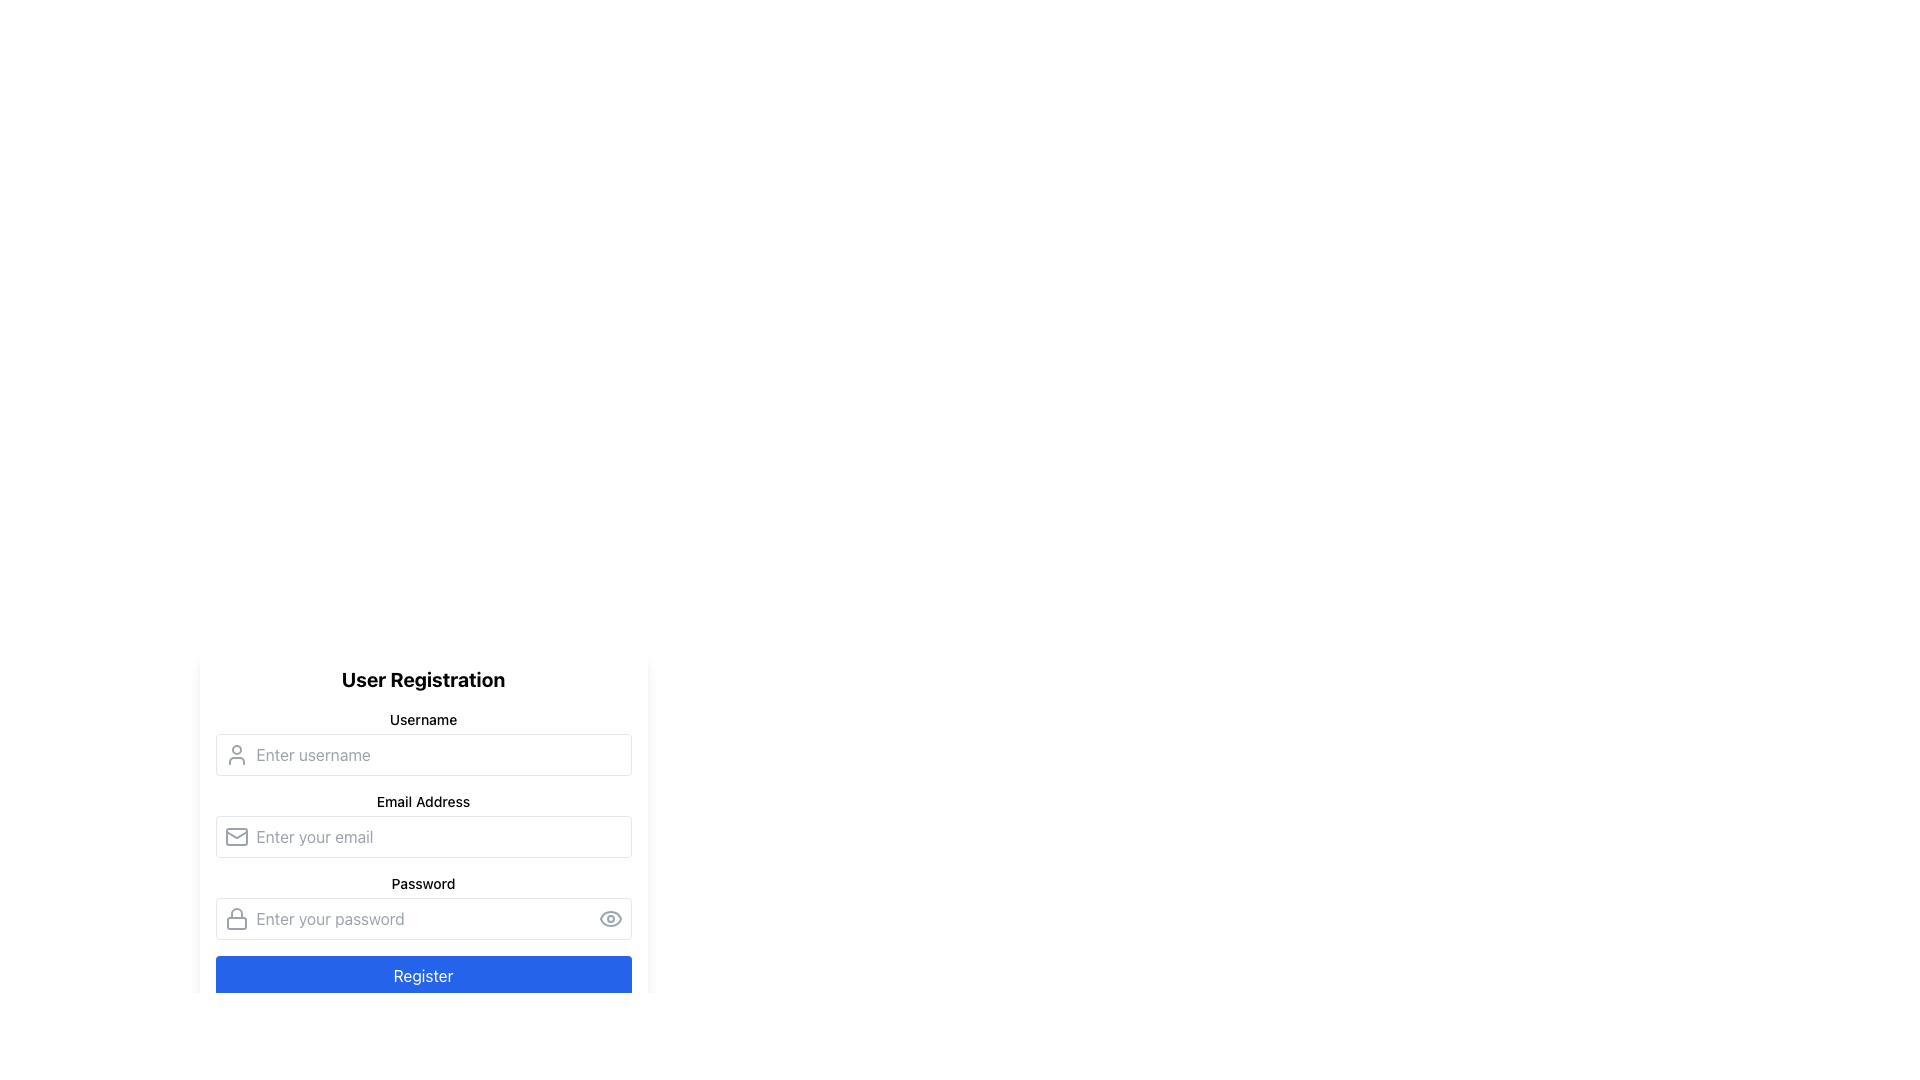 Image resolution: width=1920 pixels, height=1080 pixels. Describe the element at coordinates (422, 852) in the screenshot. I see `the input fields of the 'User Registration' form to type the username, email address, and password` at that location.